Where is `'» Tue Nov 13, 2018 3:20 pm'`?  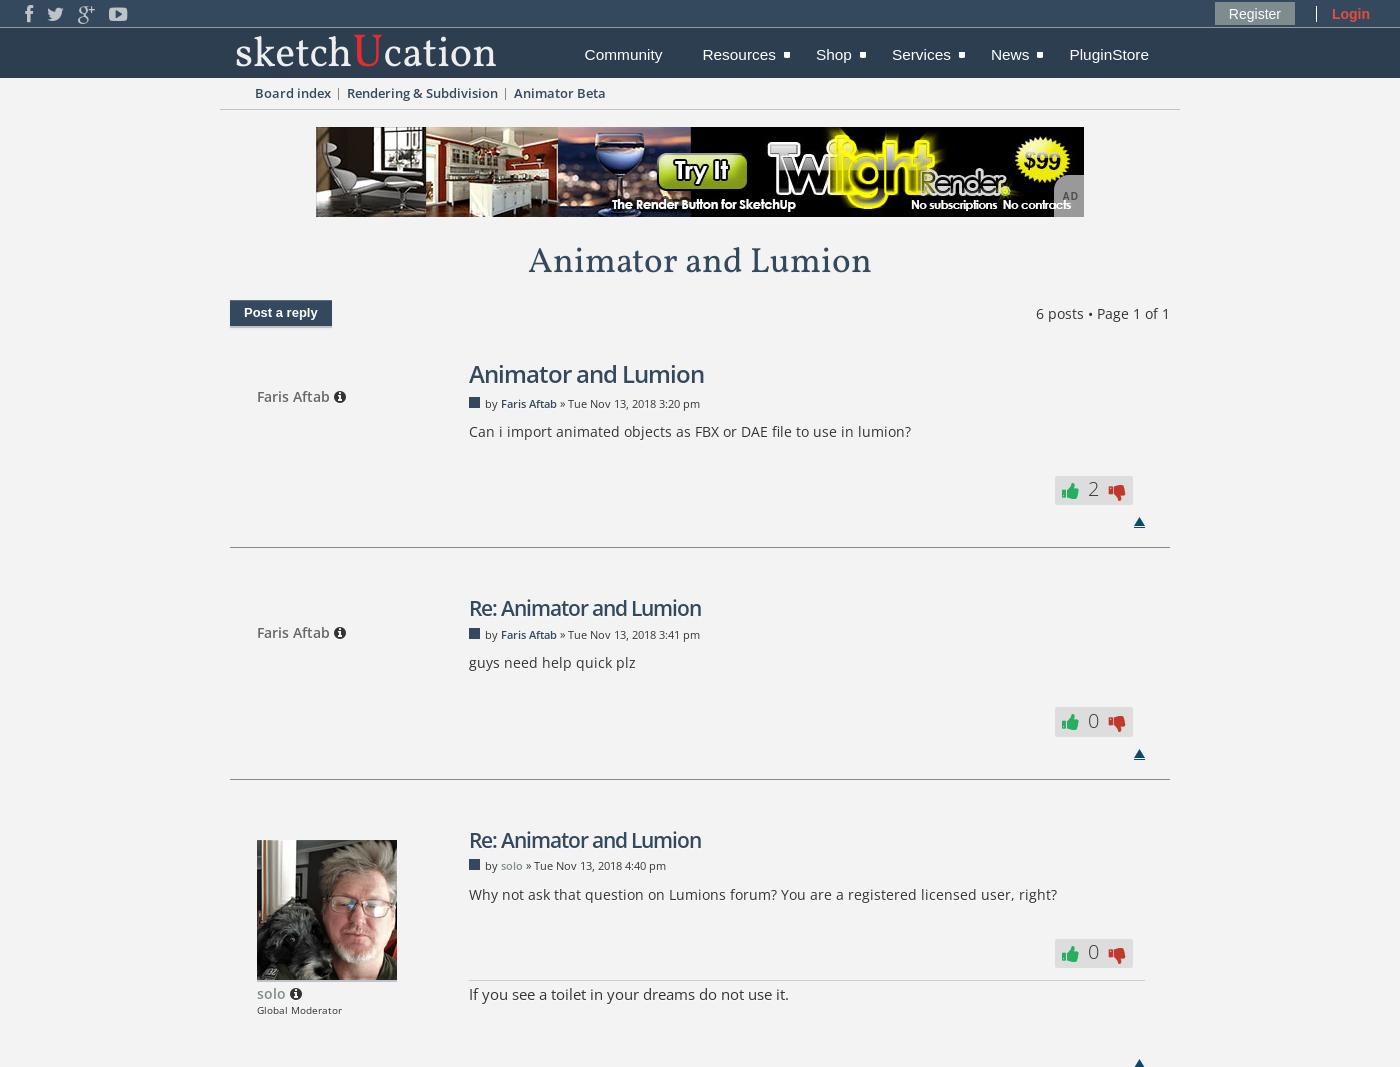
'» Tue Nov 13, 2018 3:20 pm' is located at coordinates (555, 401).